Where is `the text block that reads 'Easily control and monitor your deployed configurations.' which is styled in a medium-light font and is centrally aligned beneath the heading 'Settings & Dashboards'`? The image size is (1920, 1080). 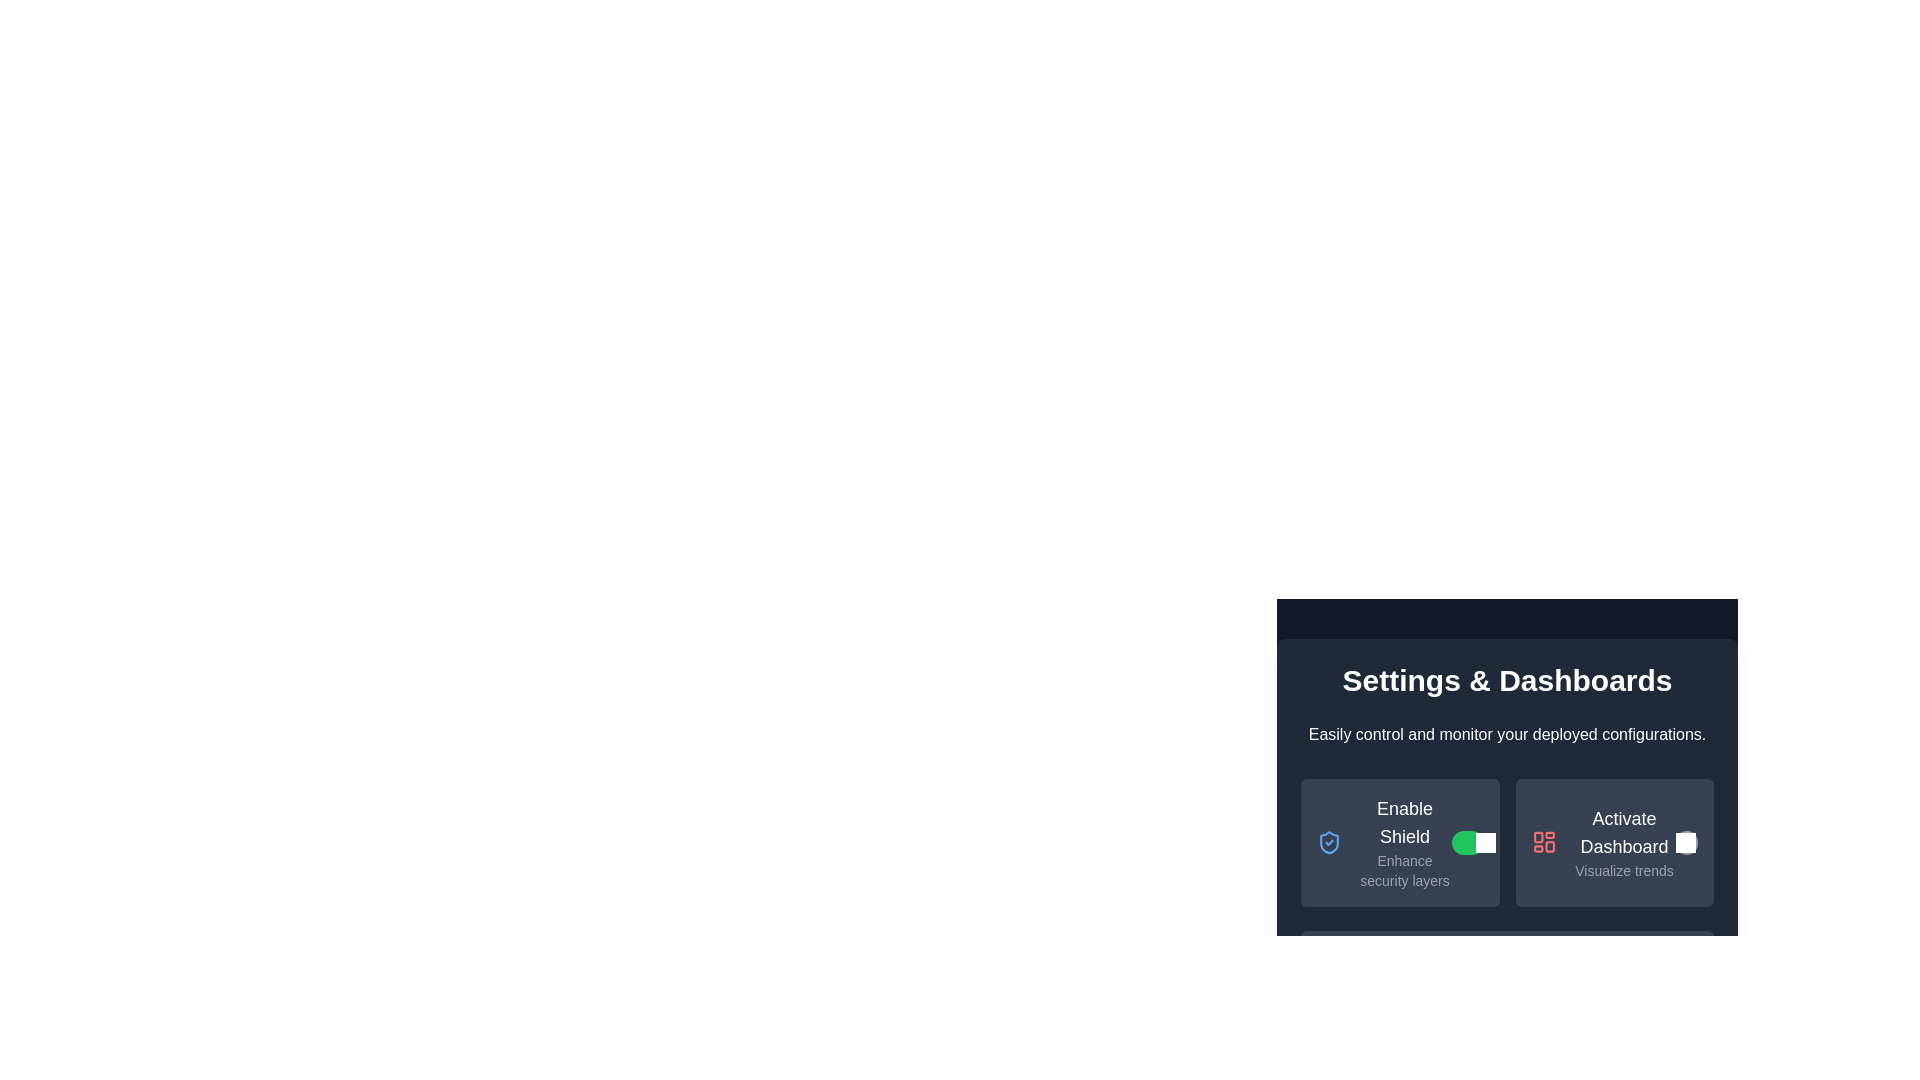 the text block that reads 'Easily control and monitor your deployed configurations.' which is styled in a medium-light font and is centrally aligned beneath the heading 'Settings & Dashboards' is located at coordinates (1507, 735).